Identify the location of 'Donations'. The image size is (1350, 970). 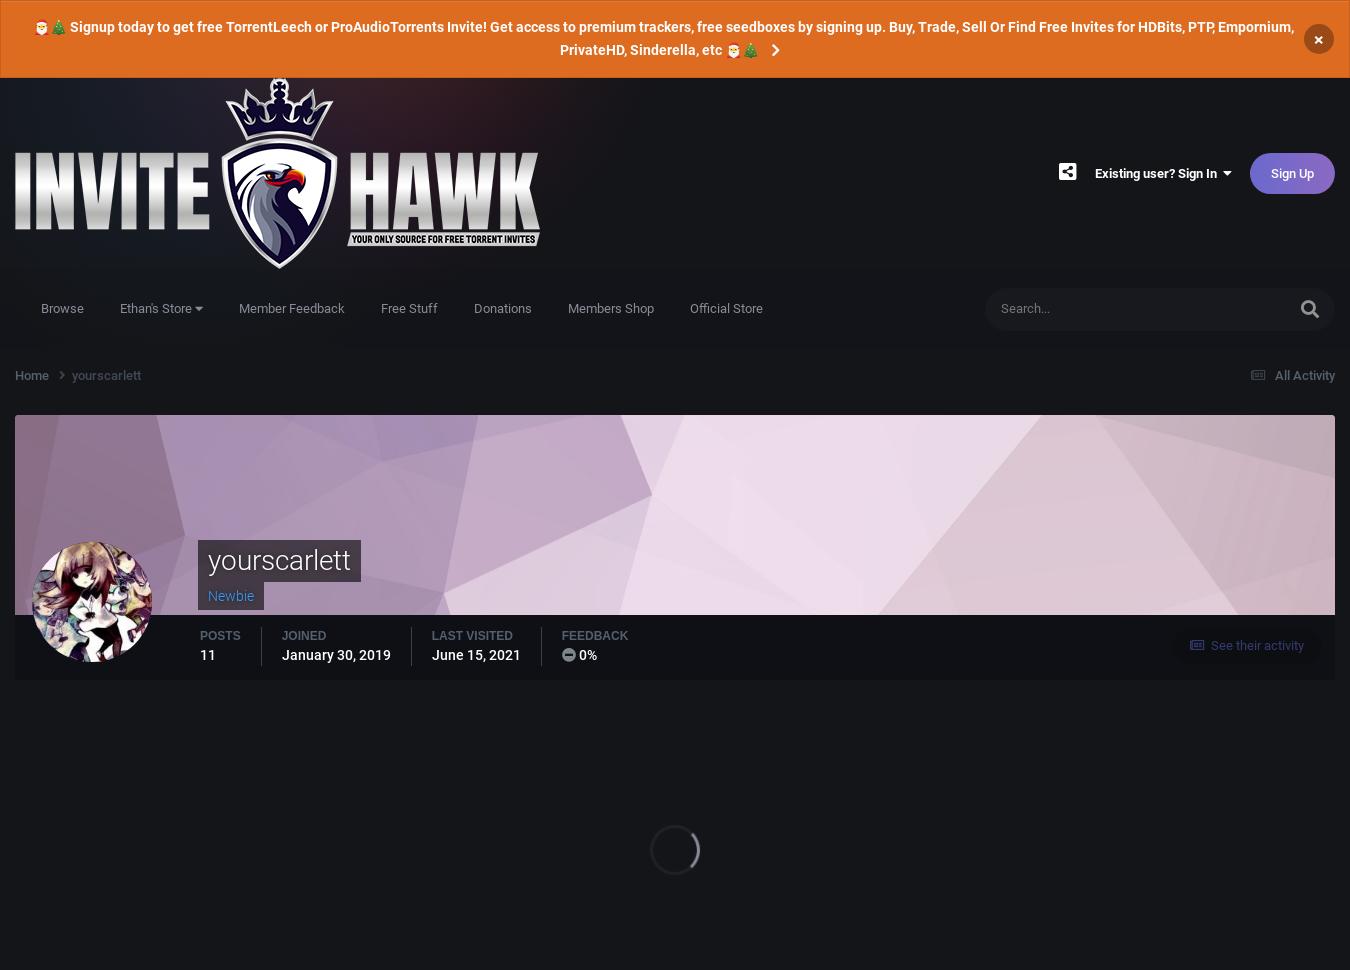
(502, 308).